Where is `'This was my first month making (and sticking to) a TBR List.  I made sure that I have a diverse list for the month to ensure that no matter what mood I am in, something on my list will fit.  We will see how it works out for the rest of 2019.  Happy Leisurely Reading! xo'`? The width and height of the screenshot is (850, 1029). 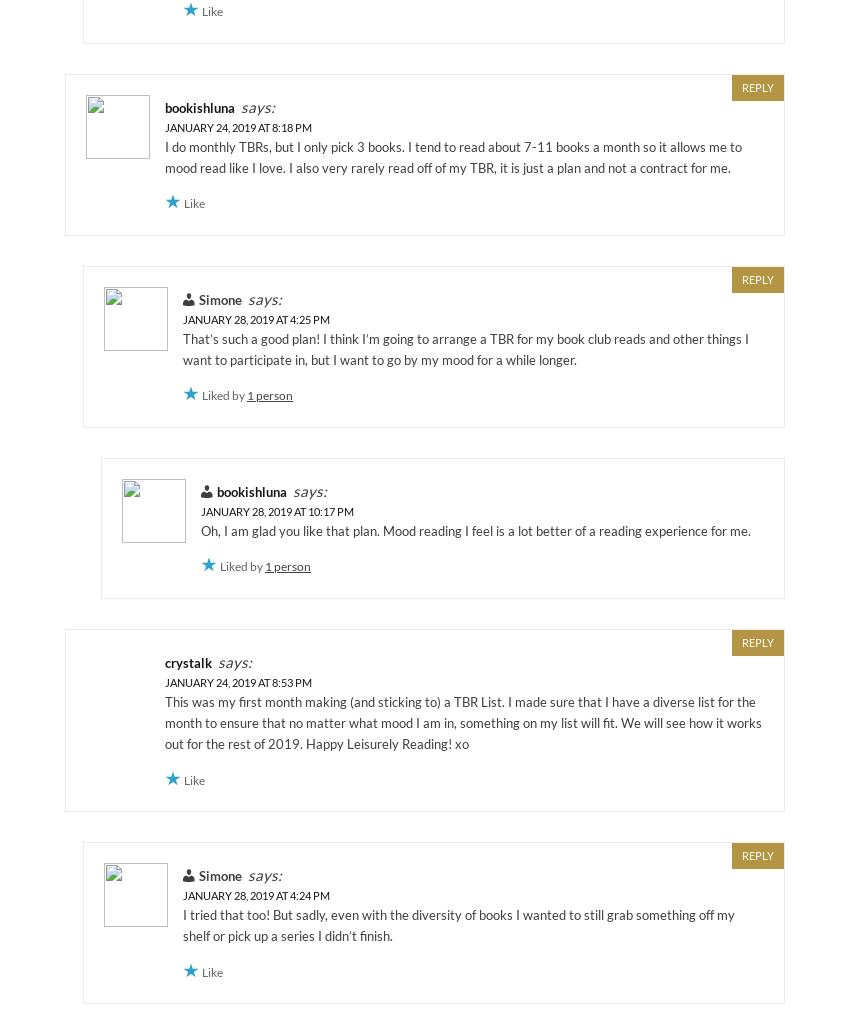 'This was my first month making (and sticking to) a TBR List.  I made sure that I have a diverse list for the month to ensure that no matter what mood I am in, something on my list will fit.  We will see how it works out for the rest of 2019.  Happy Leisurely Reading! xo' is located at coordinates (462, 721).